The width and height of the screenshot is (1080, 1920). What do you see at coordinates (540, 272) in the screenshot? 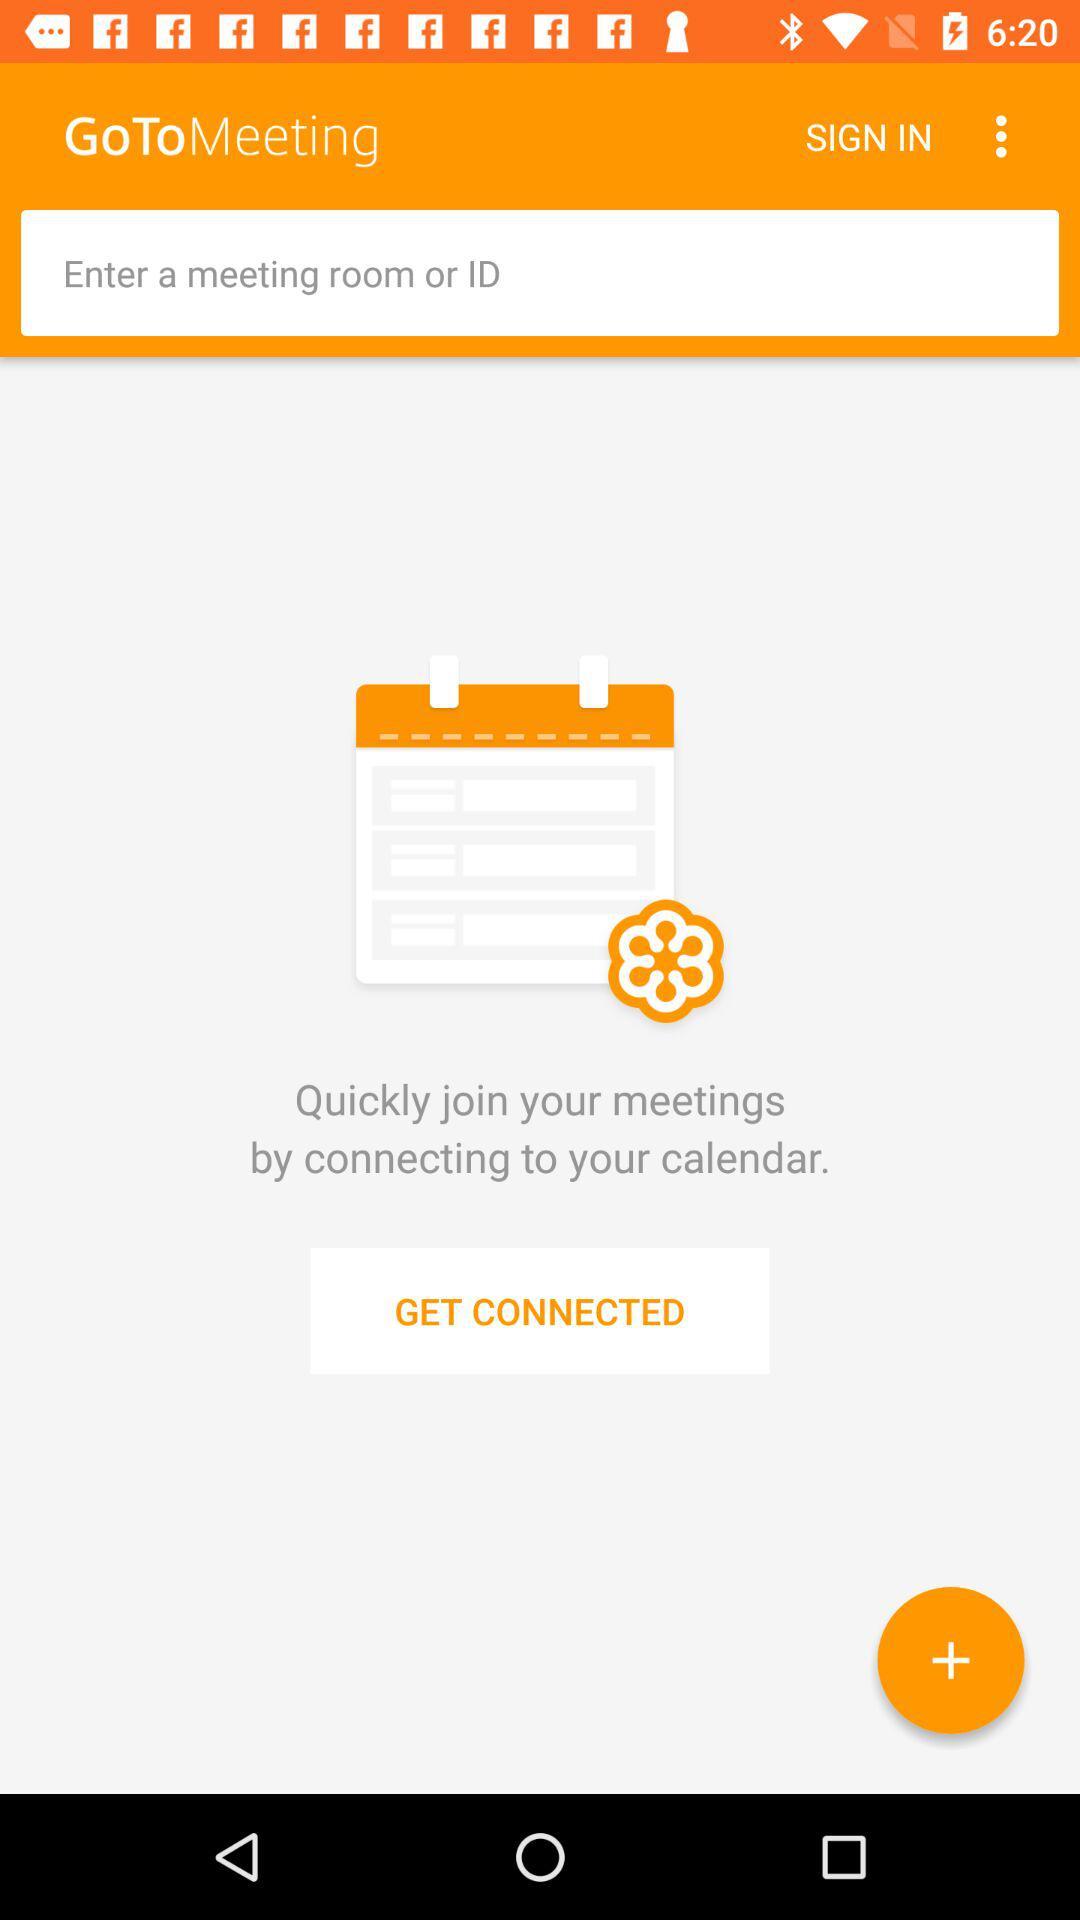
I see `the item above the quickly join your icon` at bounding box center [540, 272].